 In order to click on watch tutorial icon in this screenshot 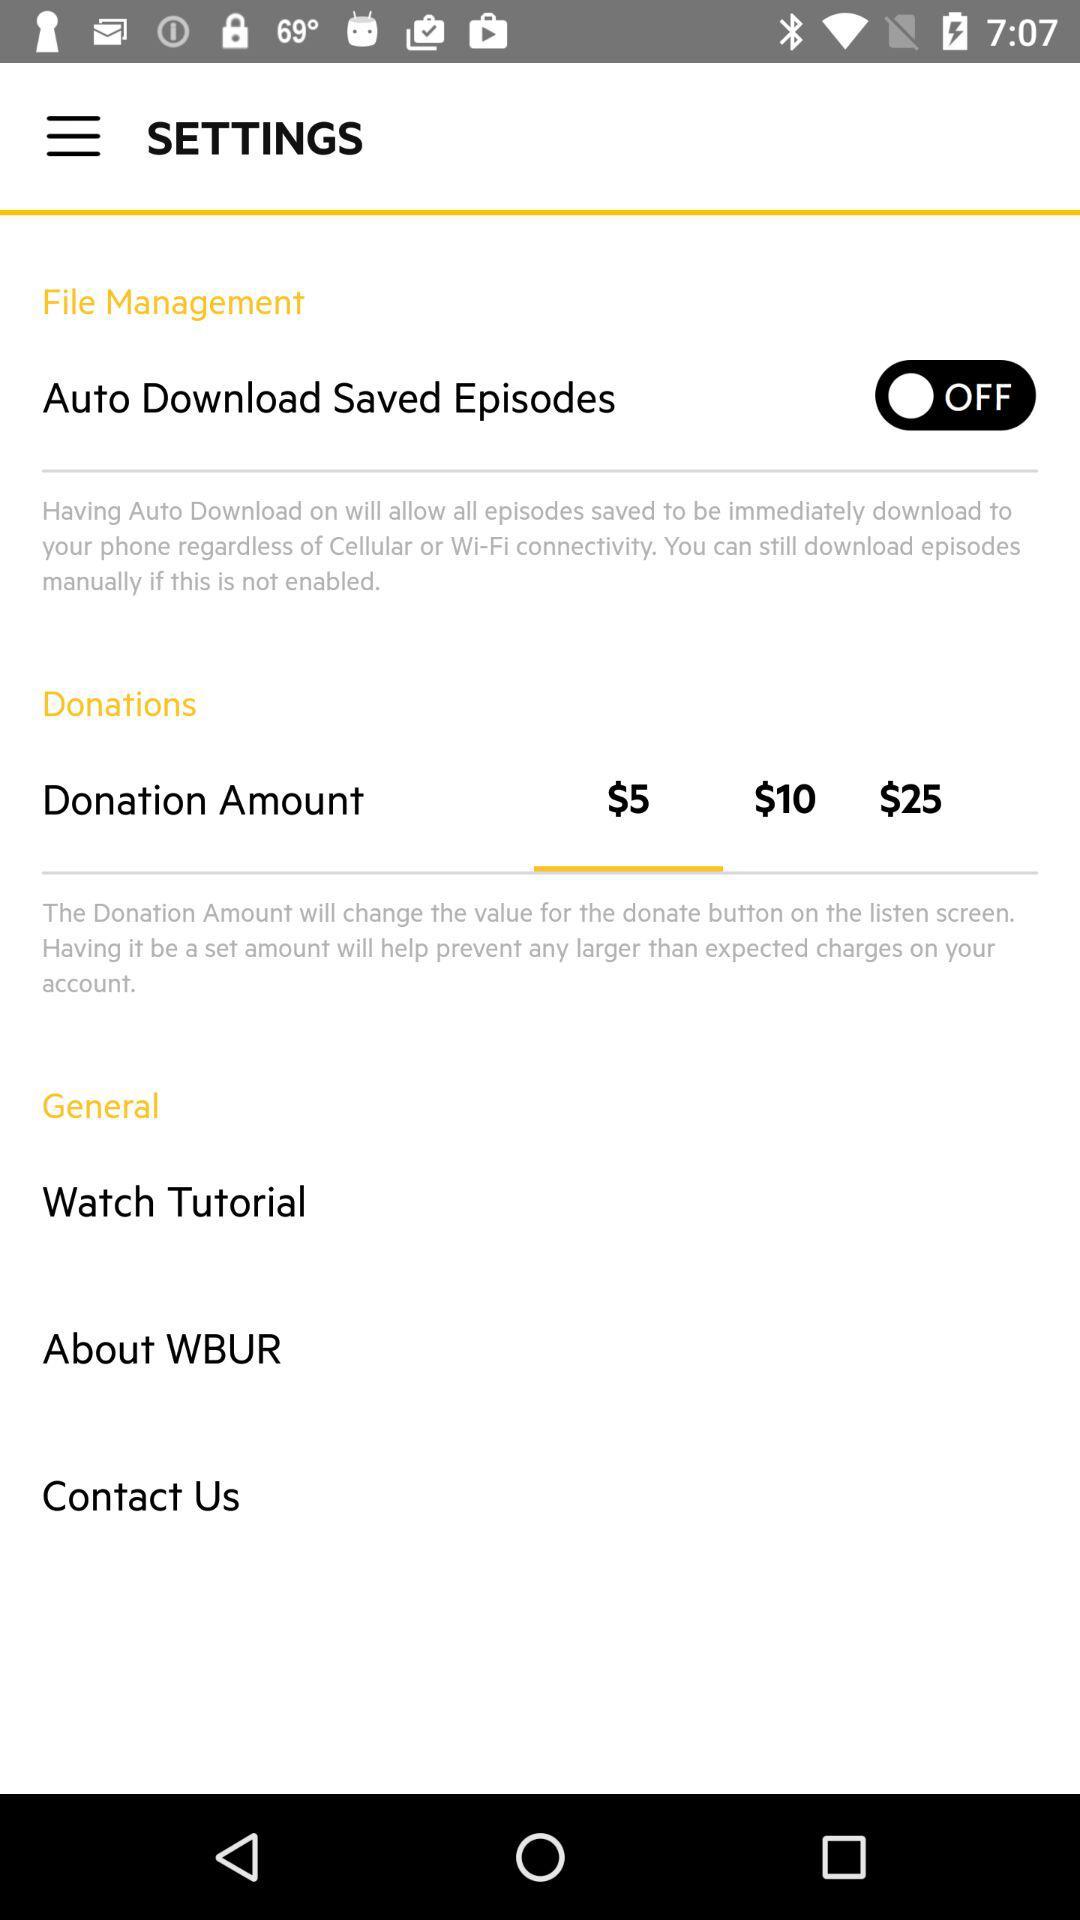, I will do `click(540, 1200)`.